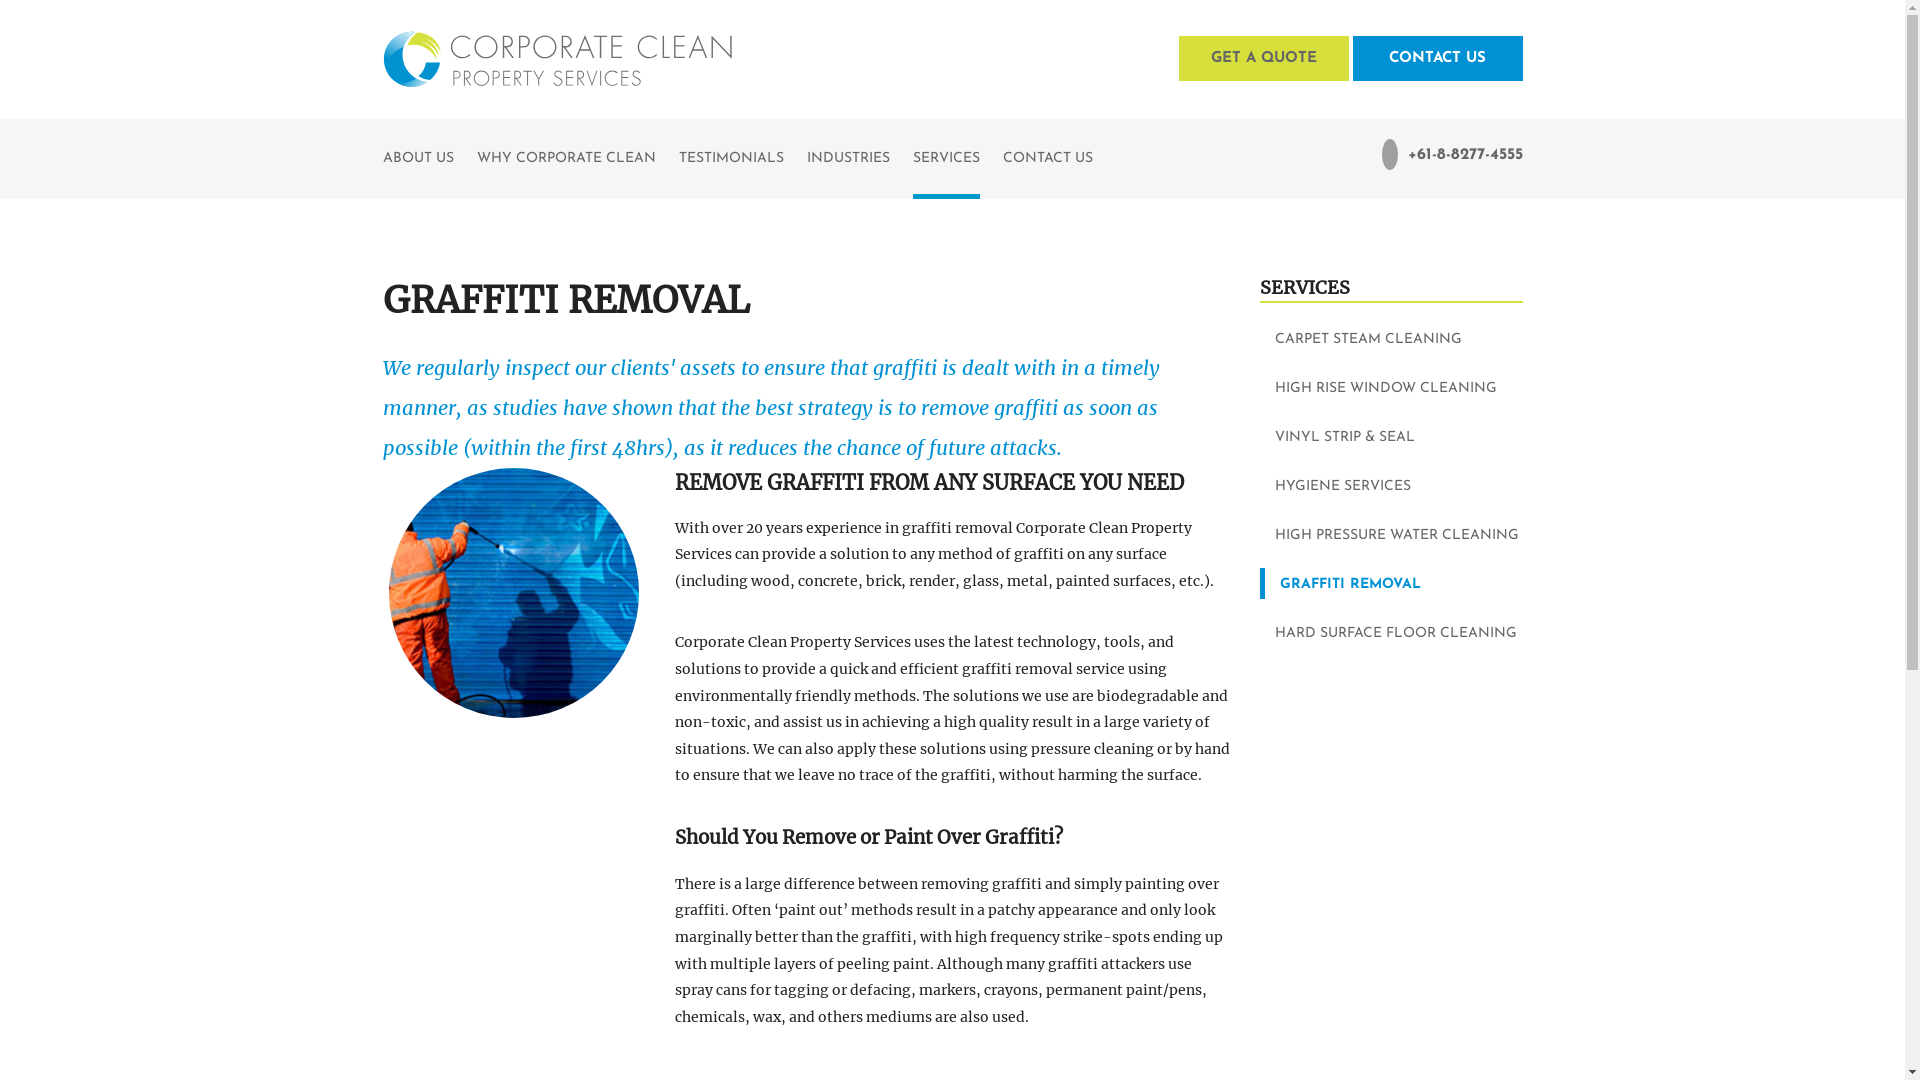 The height and width of the screenshot is (1080, 1920). Describe the element at coordinates (1177, 57) in the screenshot. I see `'GET A QUOTE'` at that location.